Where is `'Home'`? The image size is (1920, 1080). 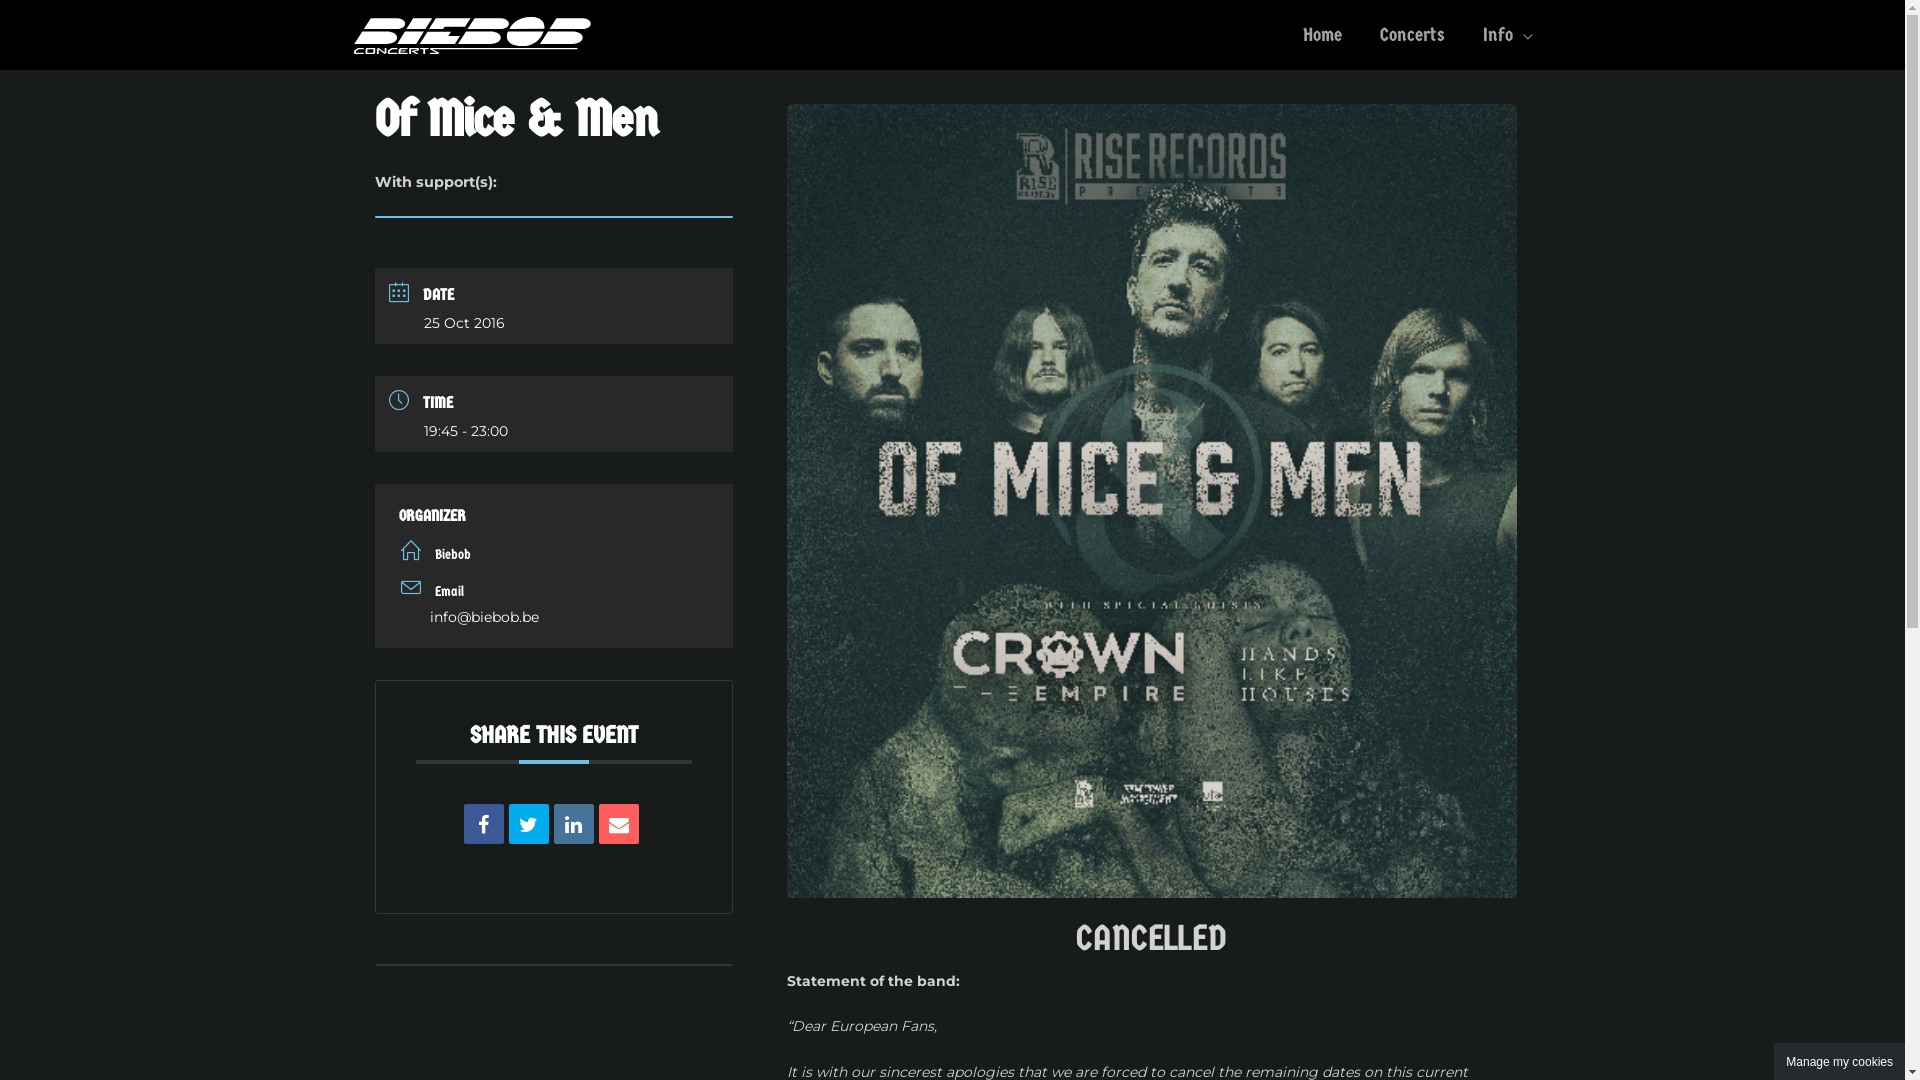 'Home' is located at coordinates (1282, 34).